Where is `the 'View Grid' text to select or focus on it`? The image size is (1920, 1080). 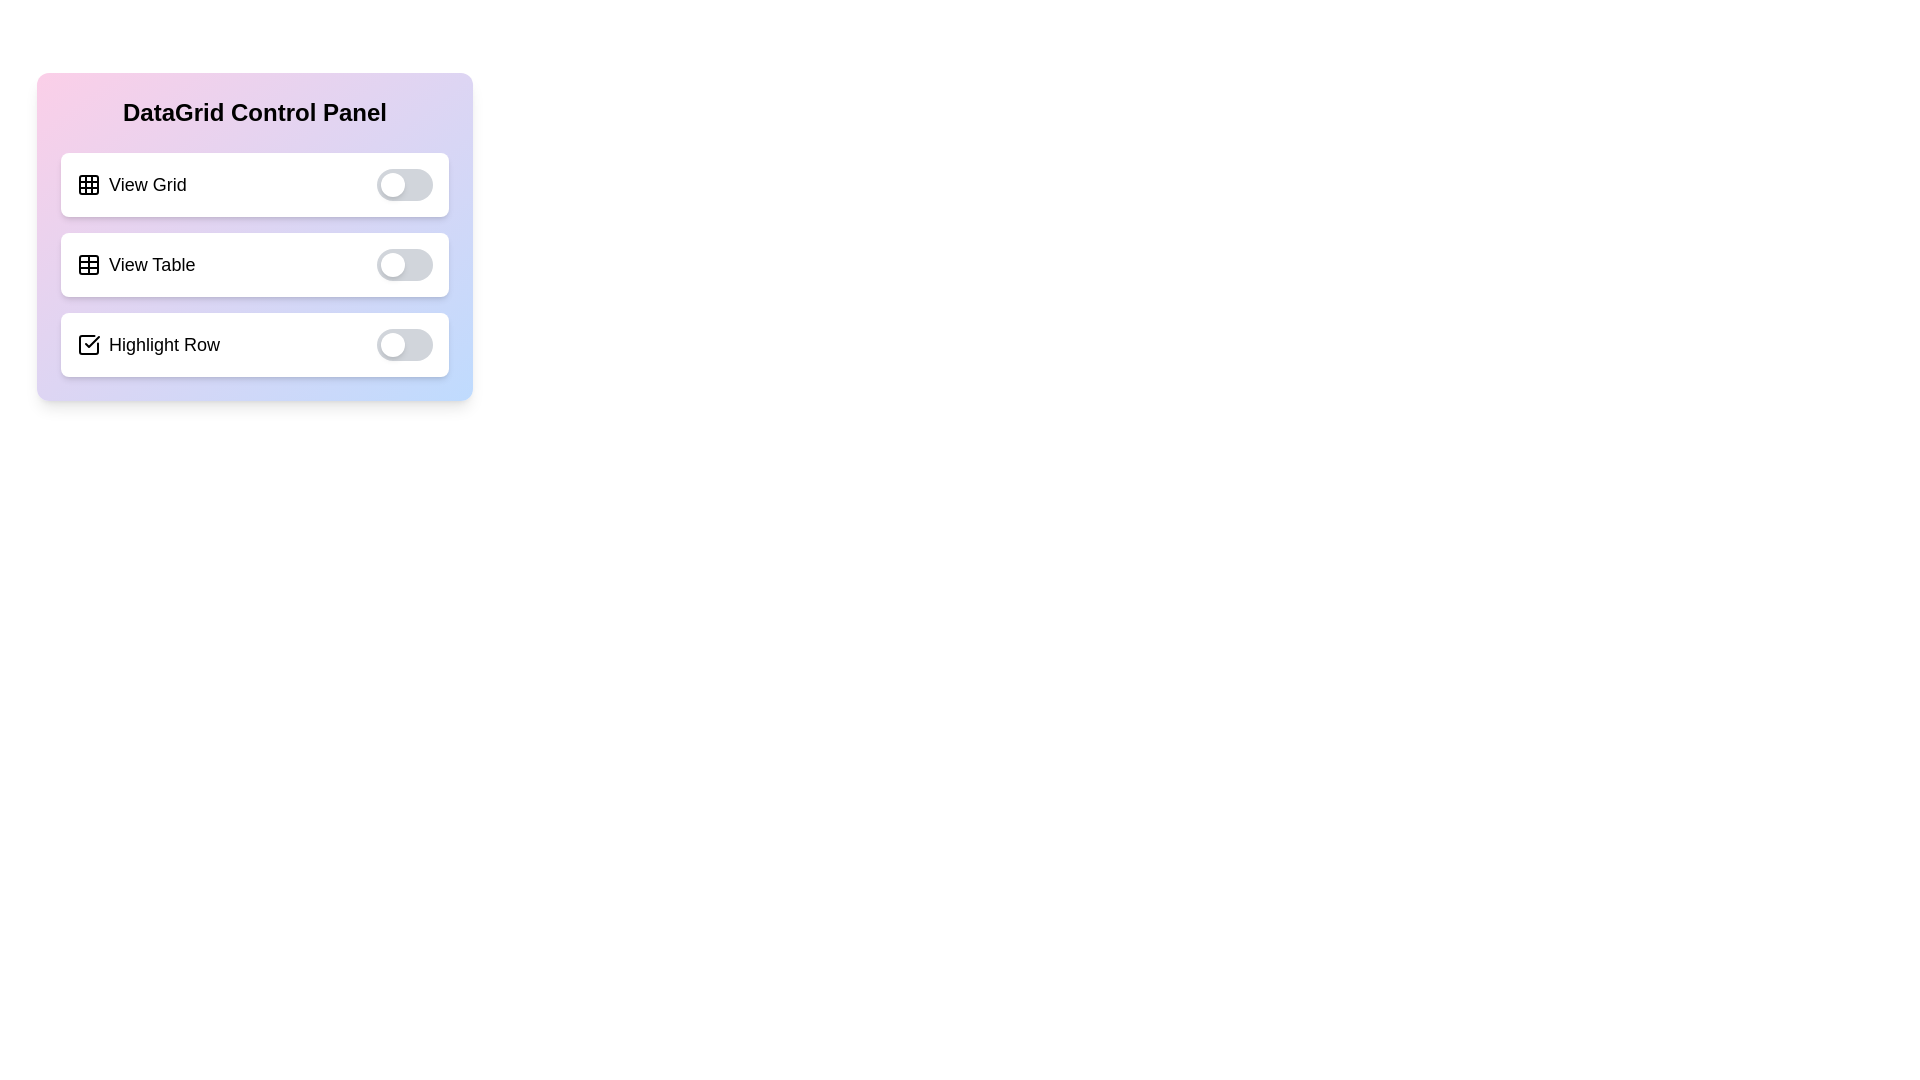 the 'View Grid' text to select or focus on it is located at coordinates (129, 185).